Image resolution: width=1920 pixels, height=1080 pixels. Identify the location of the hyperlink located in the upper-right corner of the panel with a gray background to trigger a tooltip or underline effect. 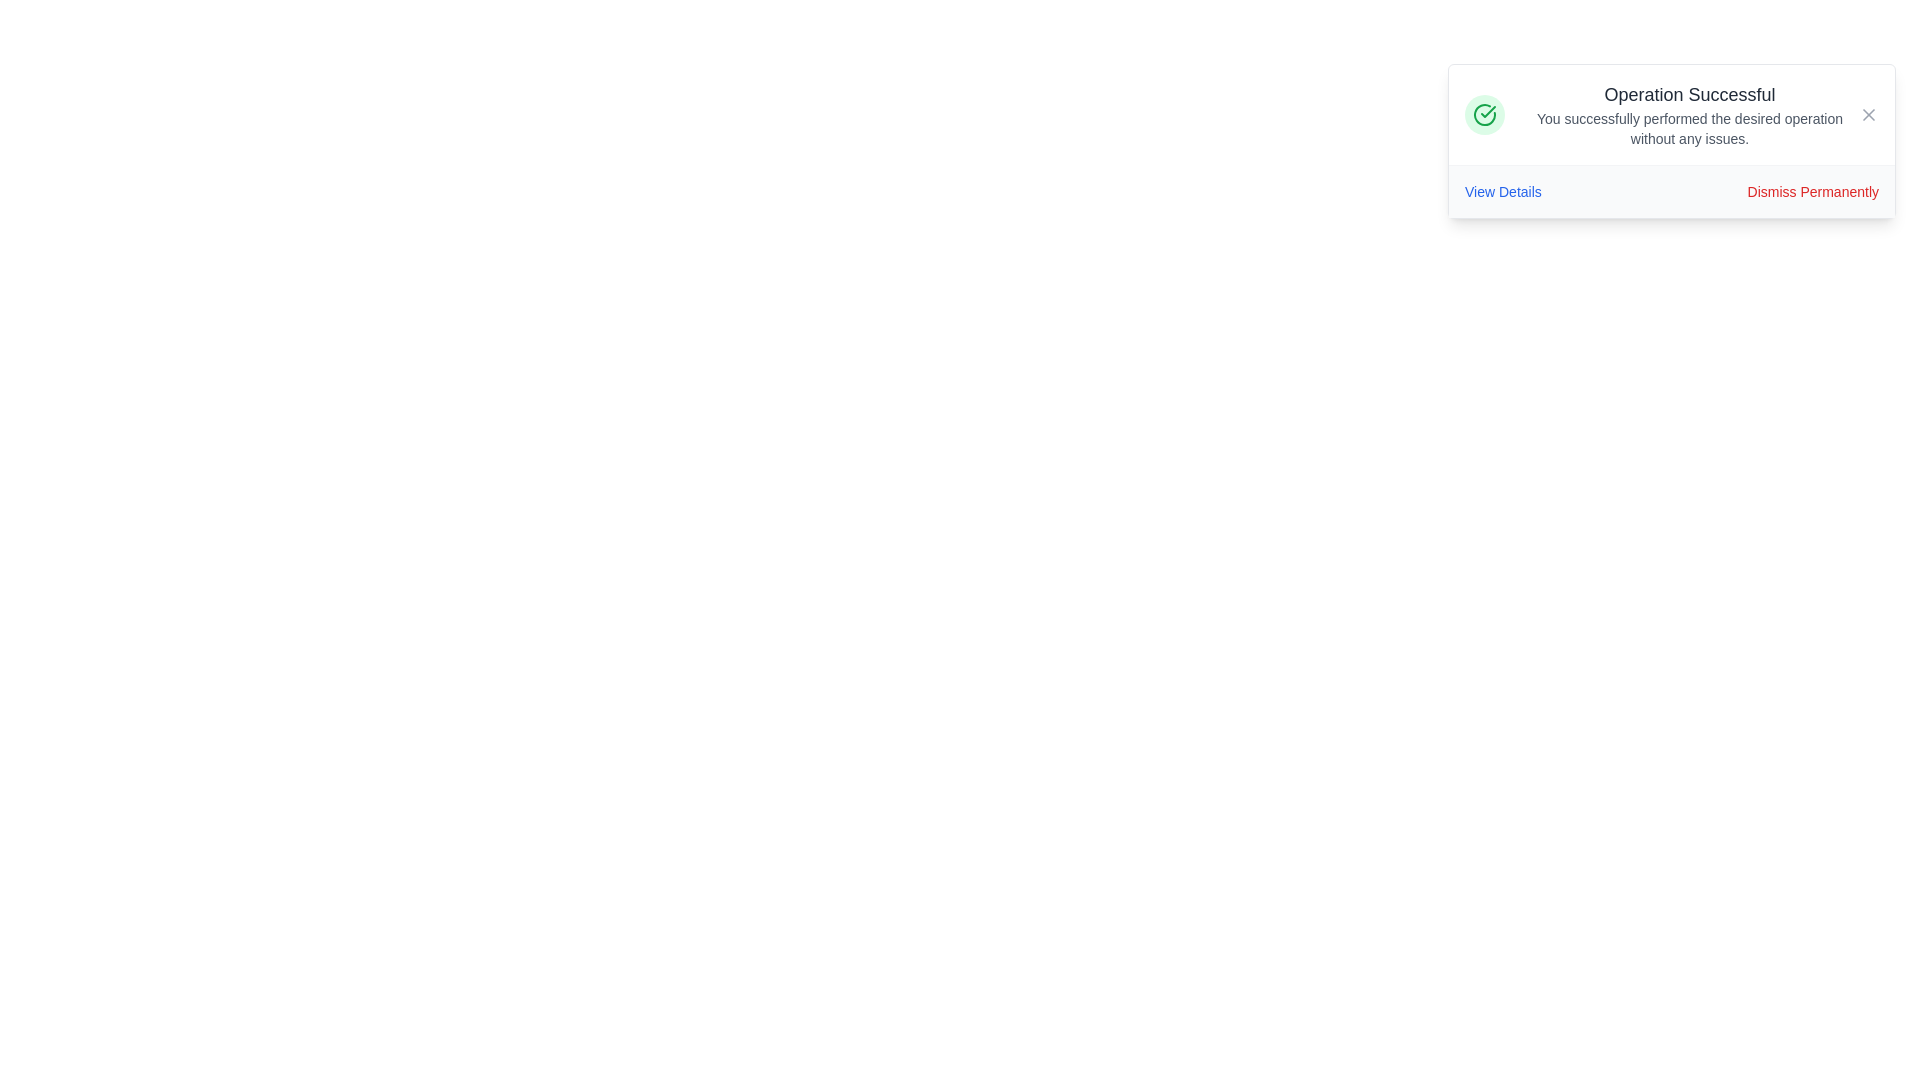
(1503, 192).